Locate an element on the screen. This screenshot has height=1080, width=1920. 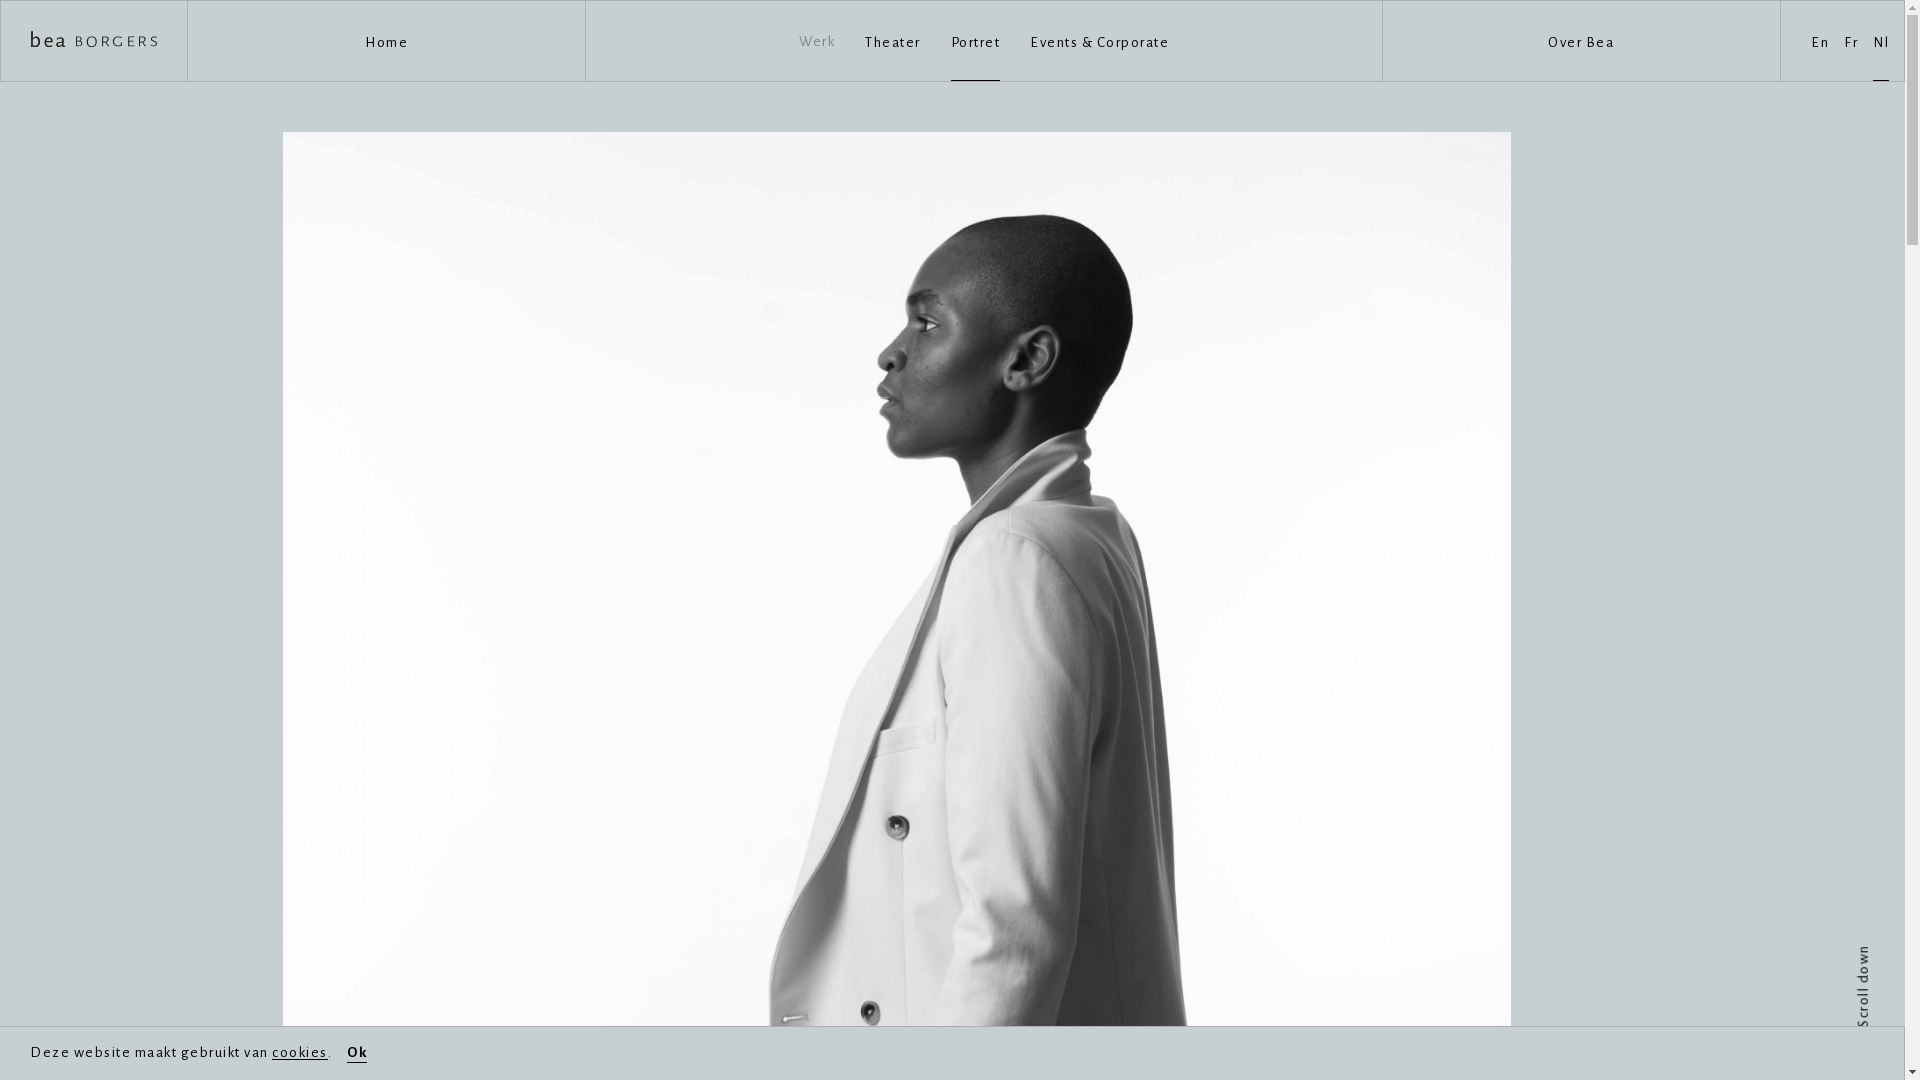
'Theater' is located at coordinates (891, 40).